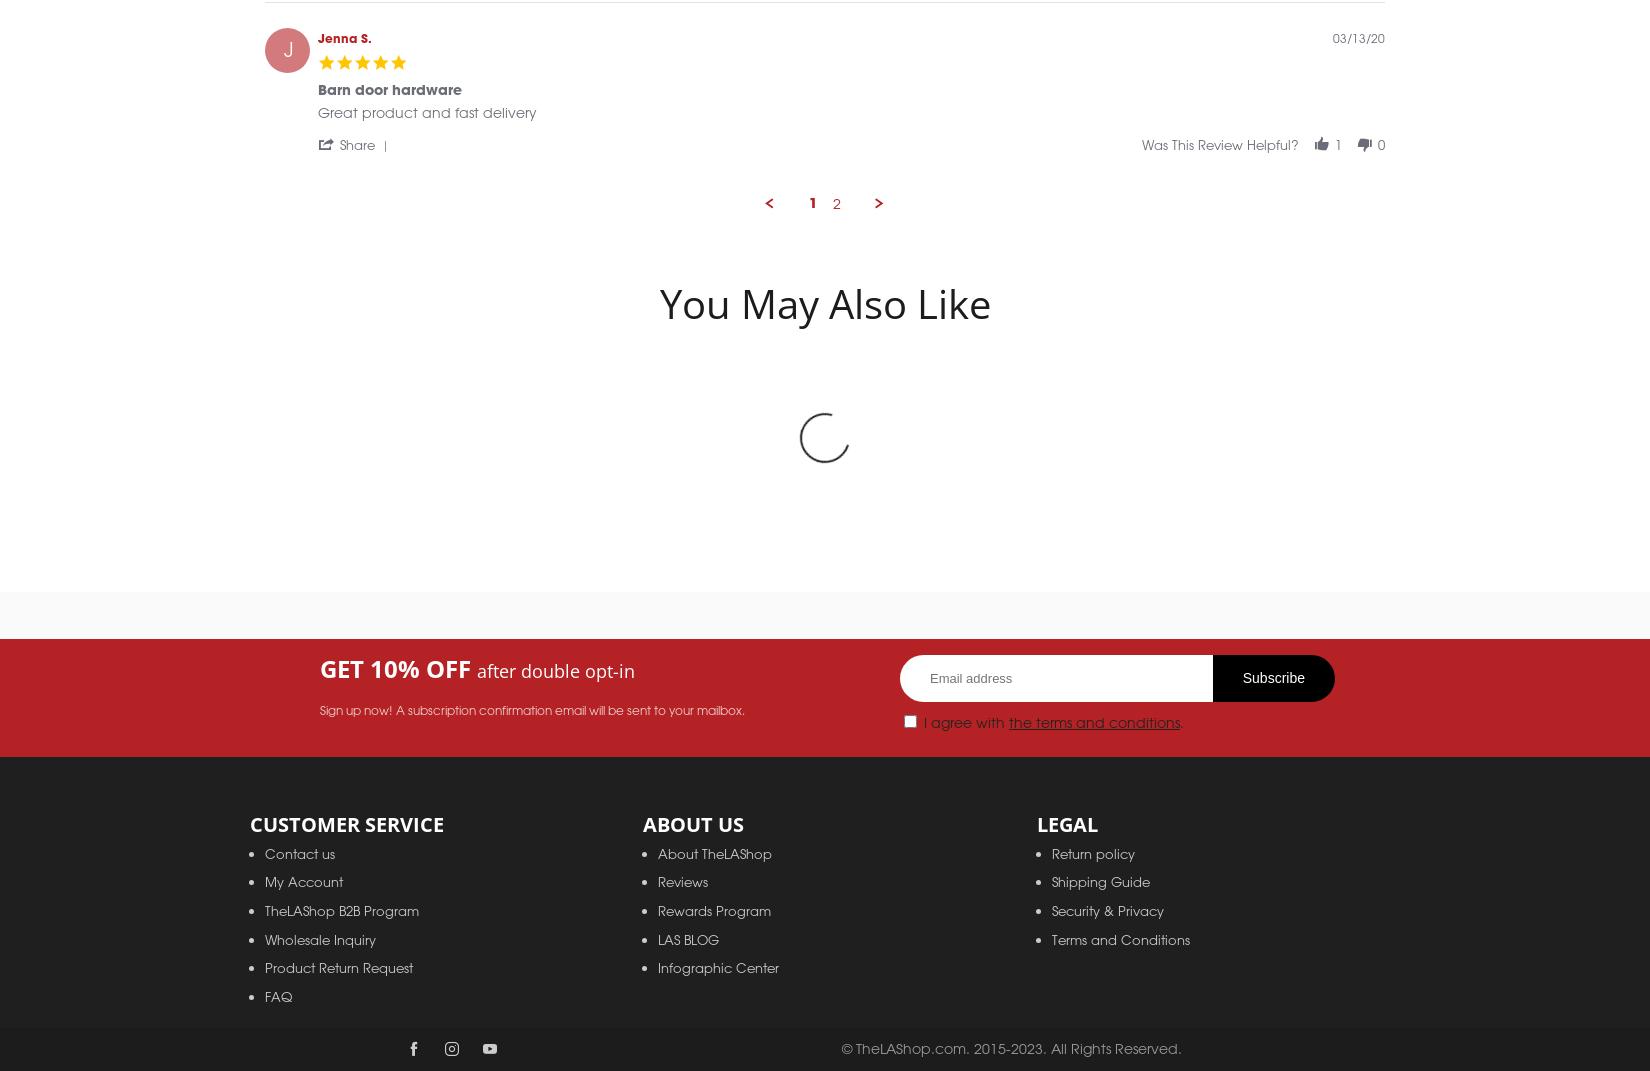  I want to click on '03/13/20', so click(1332, 58).